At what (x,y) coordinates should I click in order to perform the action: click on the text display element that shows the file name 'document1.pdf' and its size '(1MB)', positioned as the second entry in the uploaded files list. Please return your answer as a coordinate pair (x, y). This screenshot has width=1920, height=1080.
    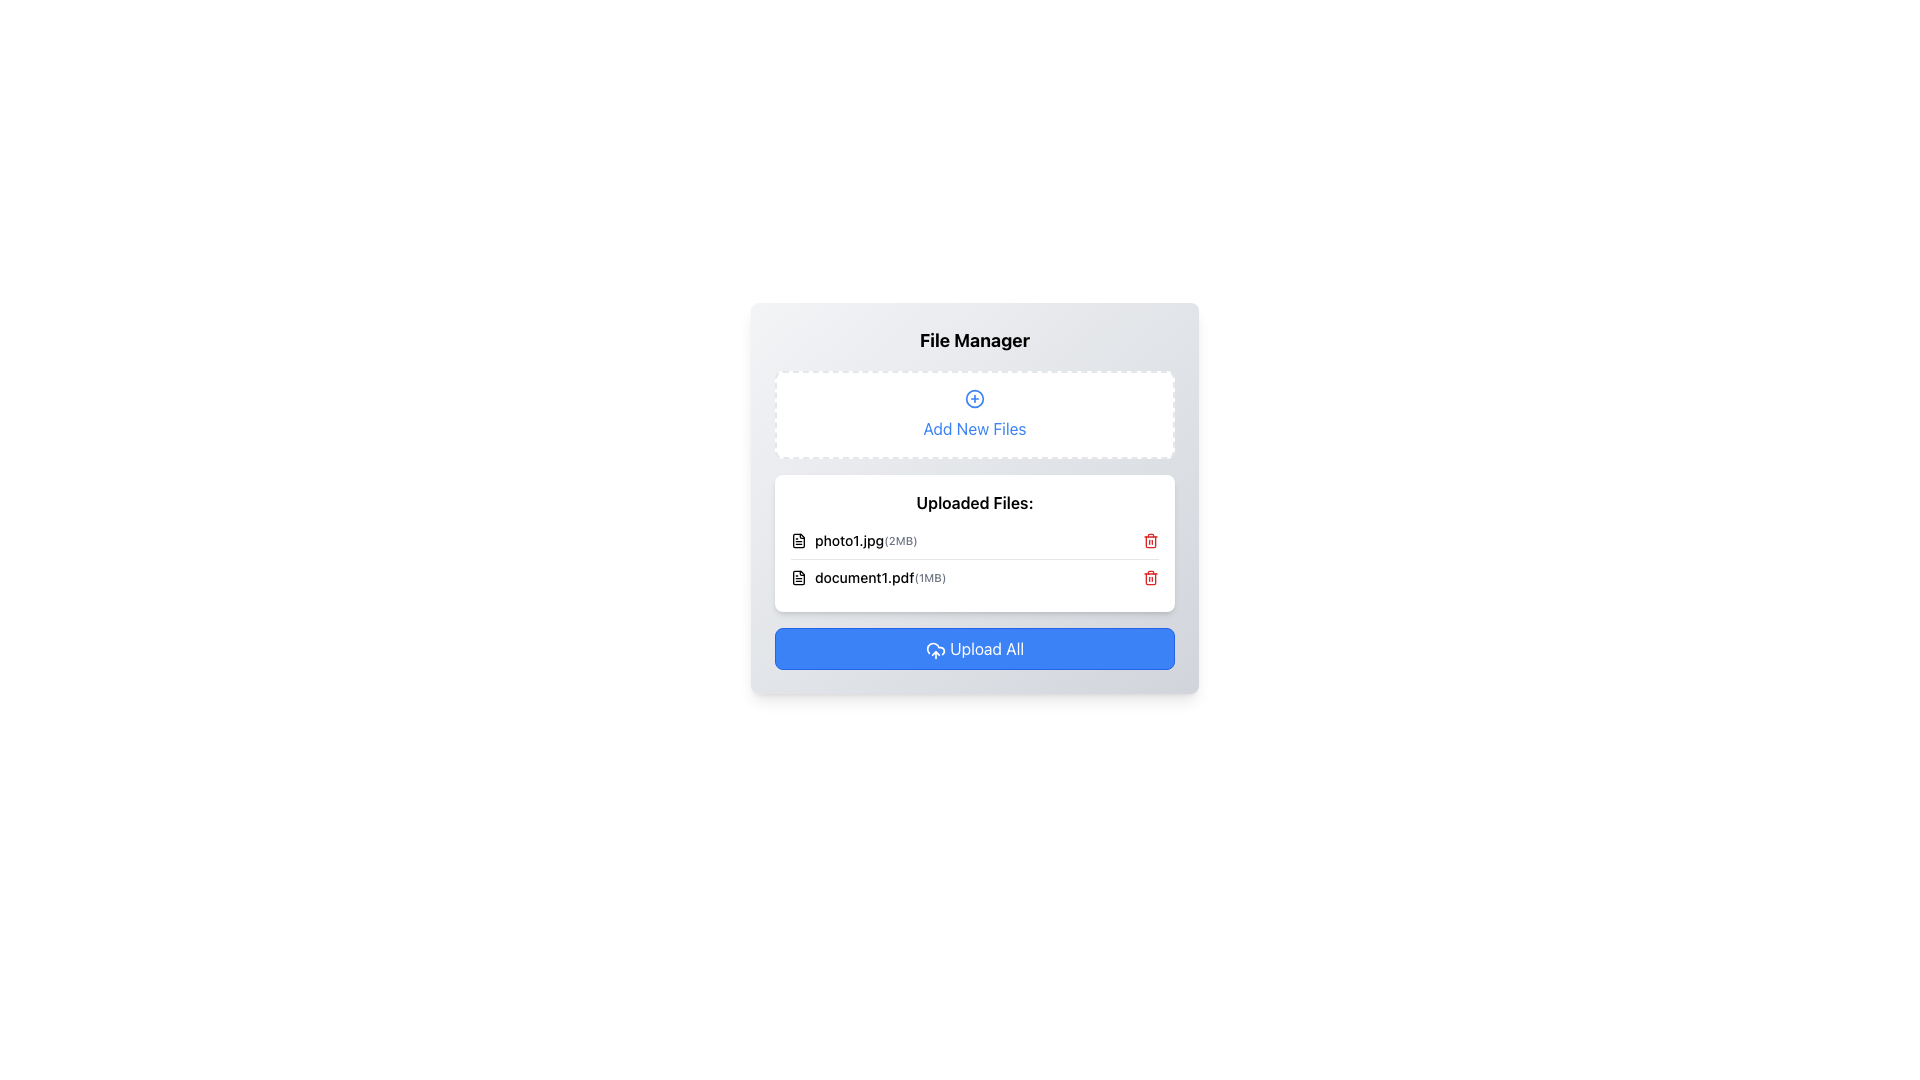
    Looking at the image, I should click on (880, 578).